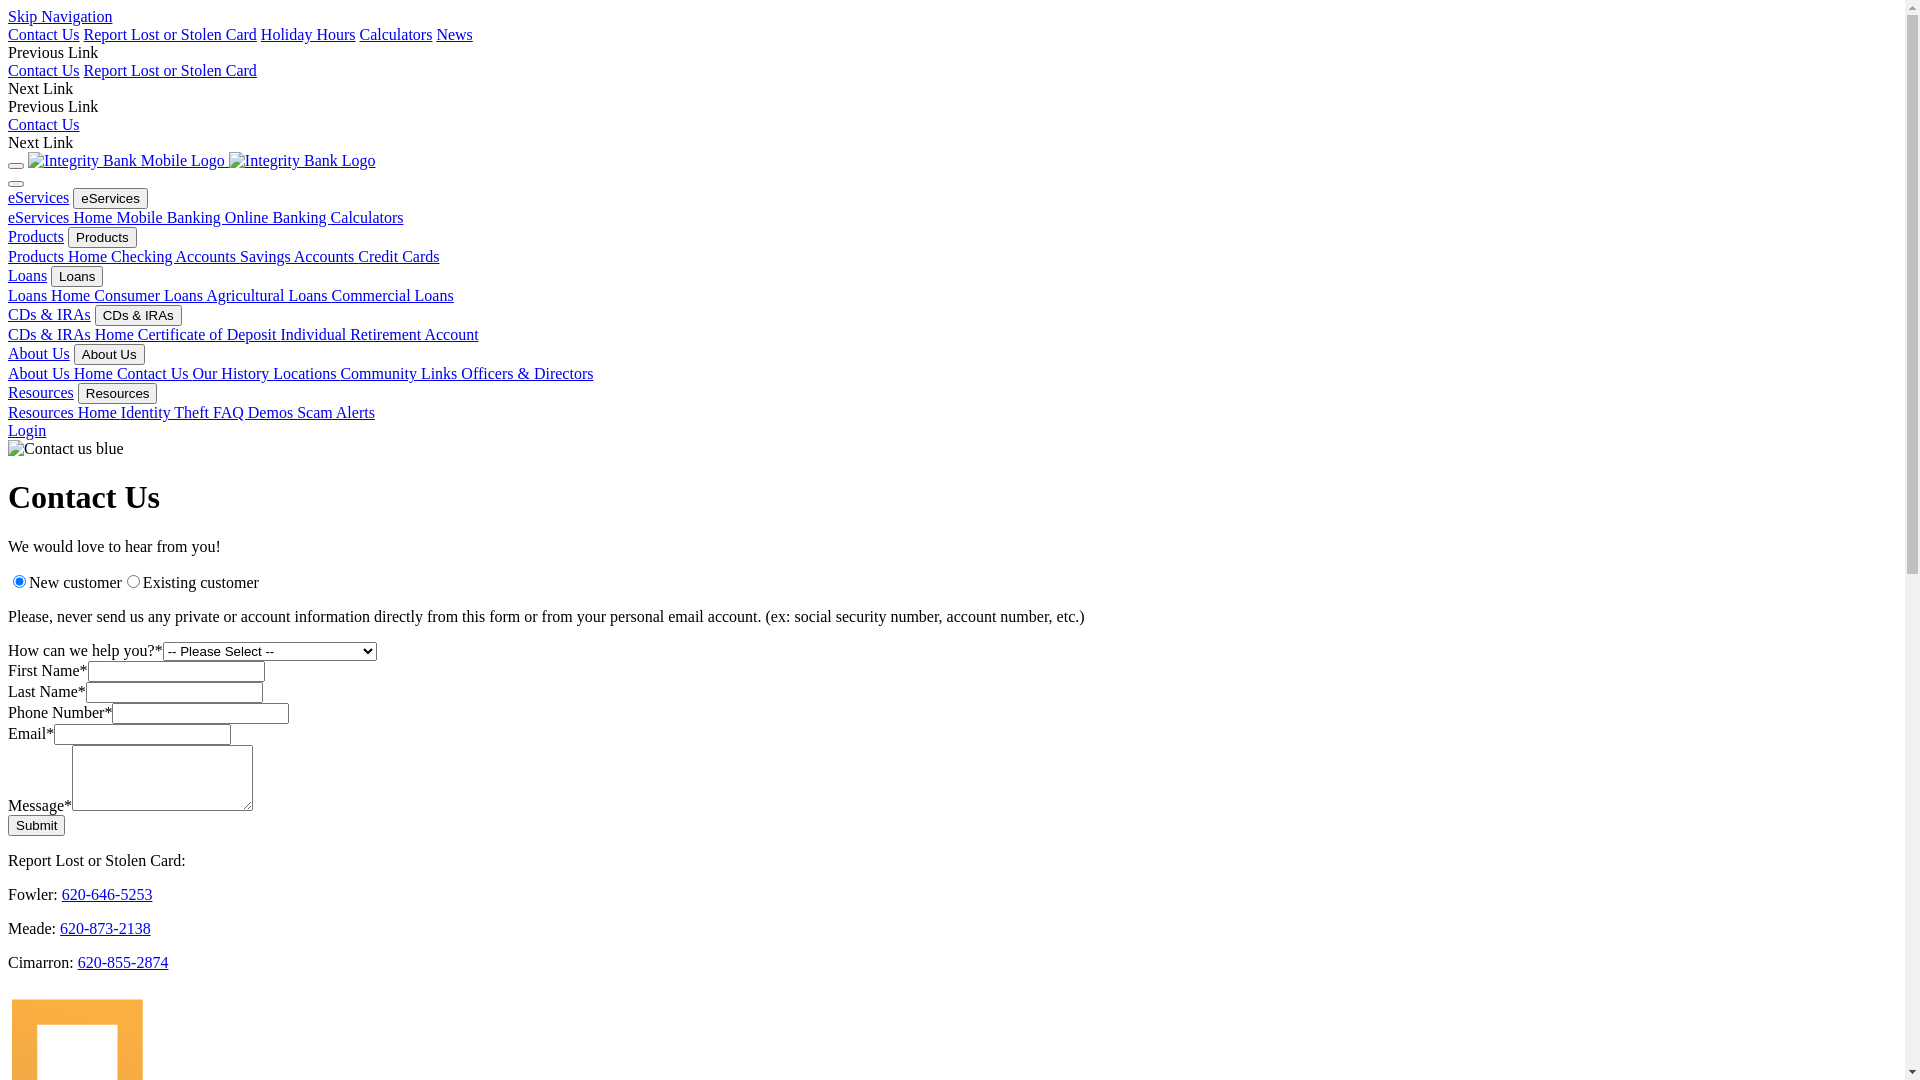 Image resolution: width=1920 pixels, height=1080 pixels. What do you see at coordinates (59, 928) in the screenshot?
I see `'620-873-2138'` at bounding box center [59, 928].